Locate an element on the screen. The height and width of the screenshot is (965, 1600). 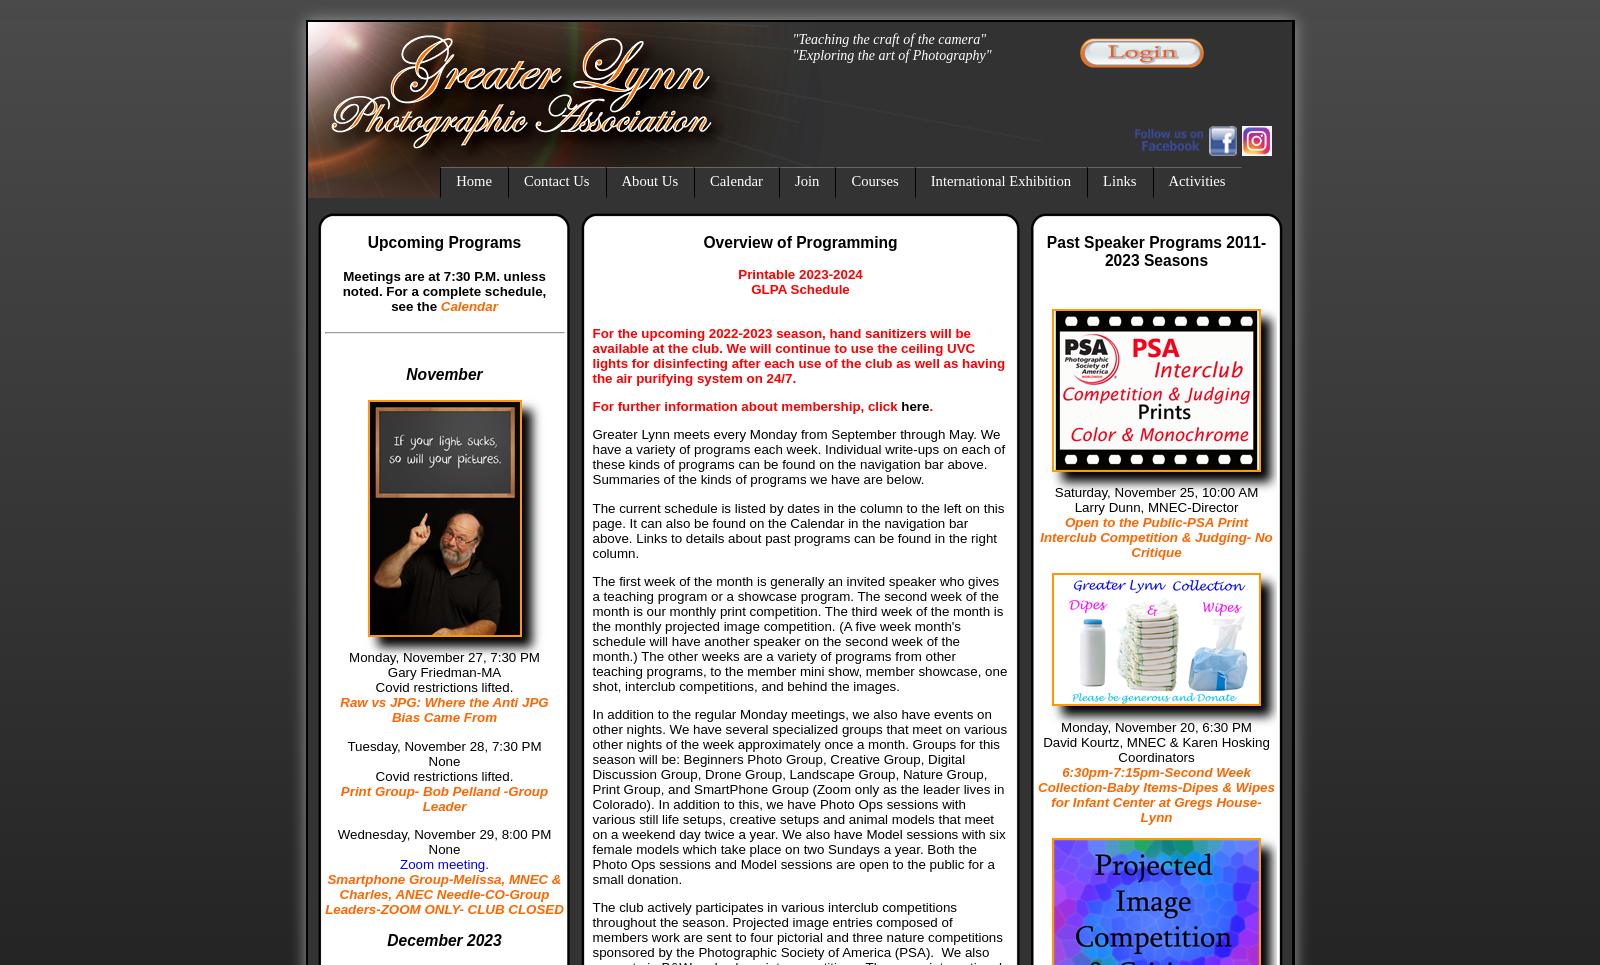
'The first week of the month is generally an invited speaker who gives a teaching program or a showcase program.  The second  week of the month is our monthly print competition.  The third  week of the month is the monthly projected image competition.  (A five week month's schedule will have another speaker on the second week of the month.) The other weeks are a variety of programs from other teaching programs, to the member mini show, member showcase, one shot, interclub competitions, and behind the images.' is located at coordinates (591, 633).